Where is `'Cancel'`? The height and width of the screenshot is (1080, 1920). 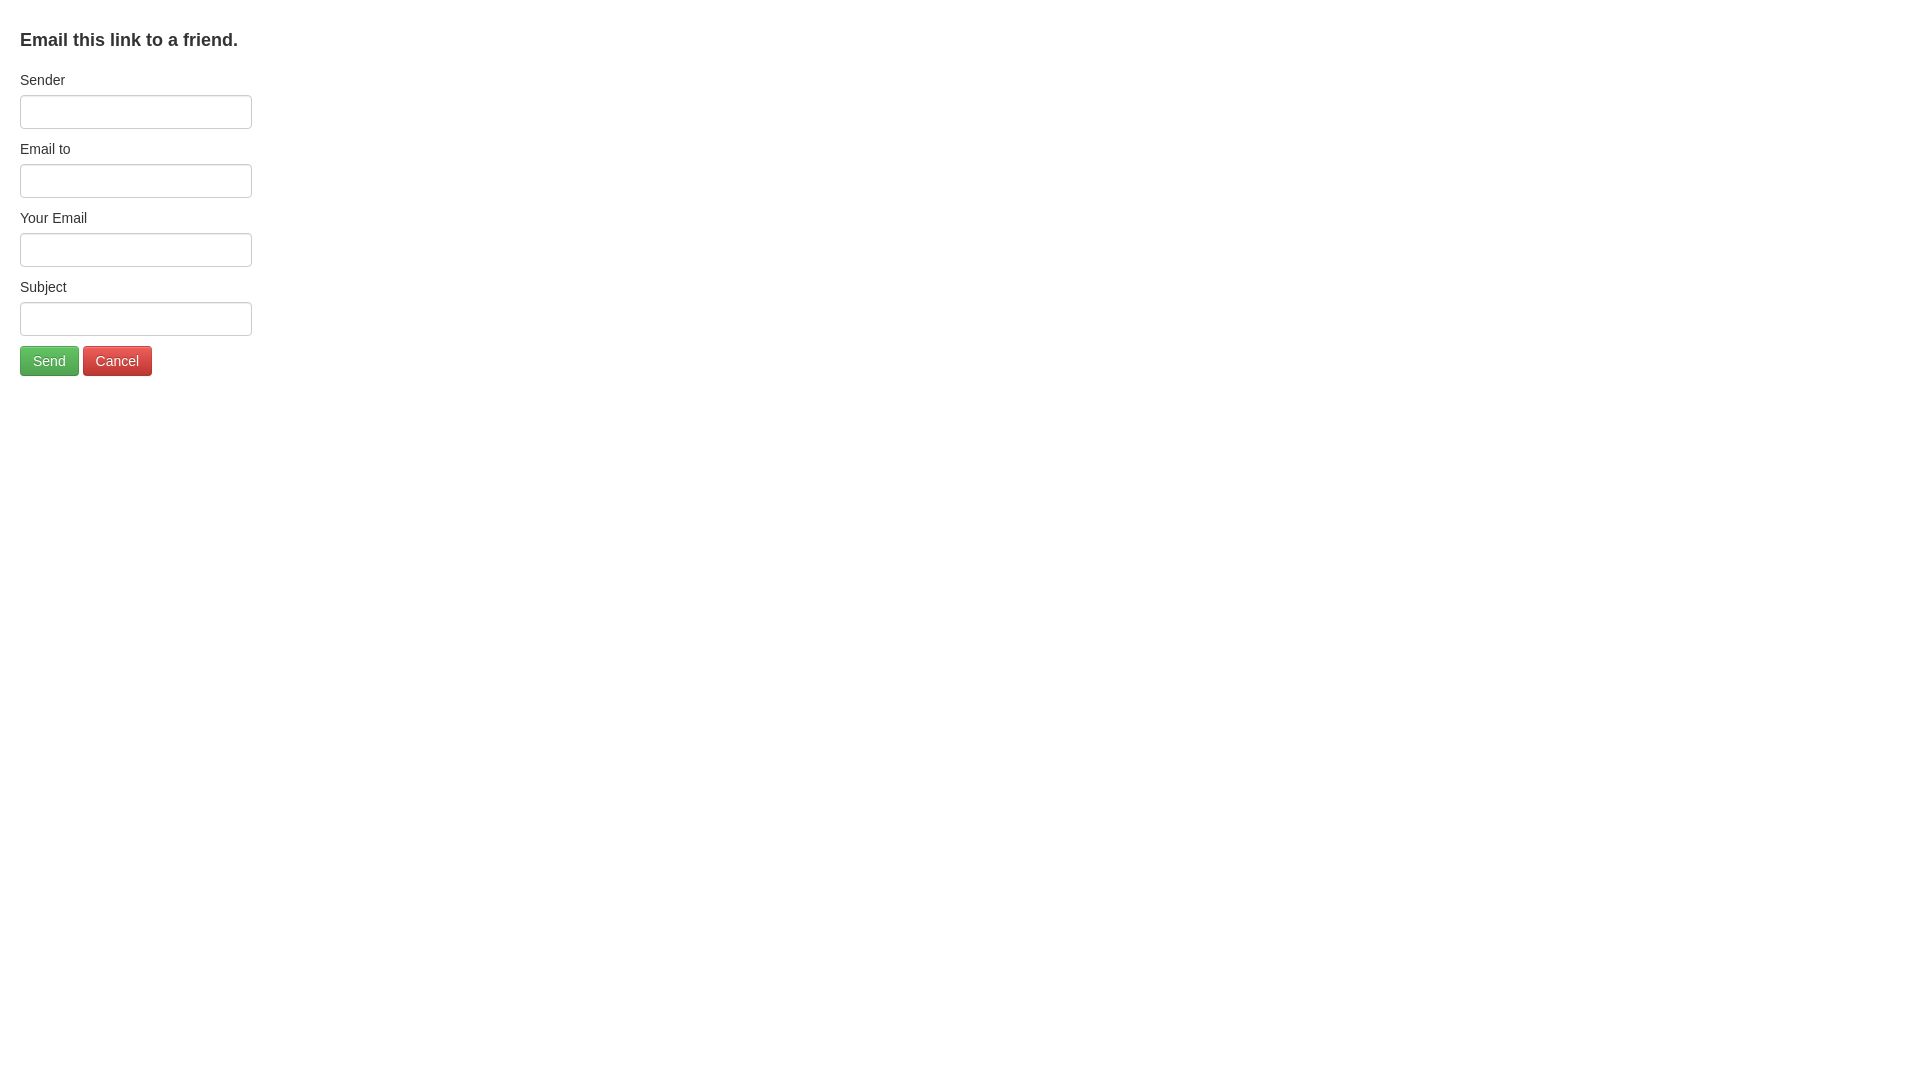 'Cancel' is located at coordinates (117, 361).